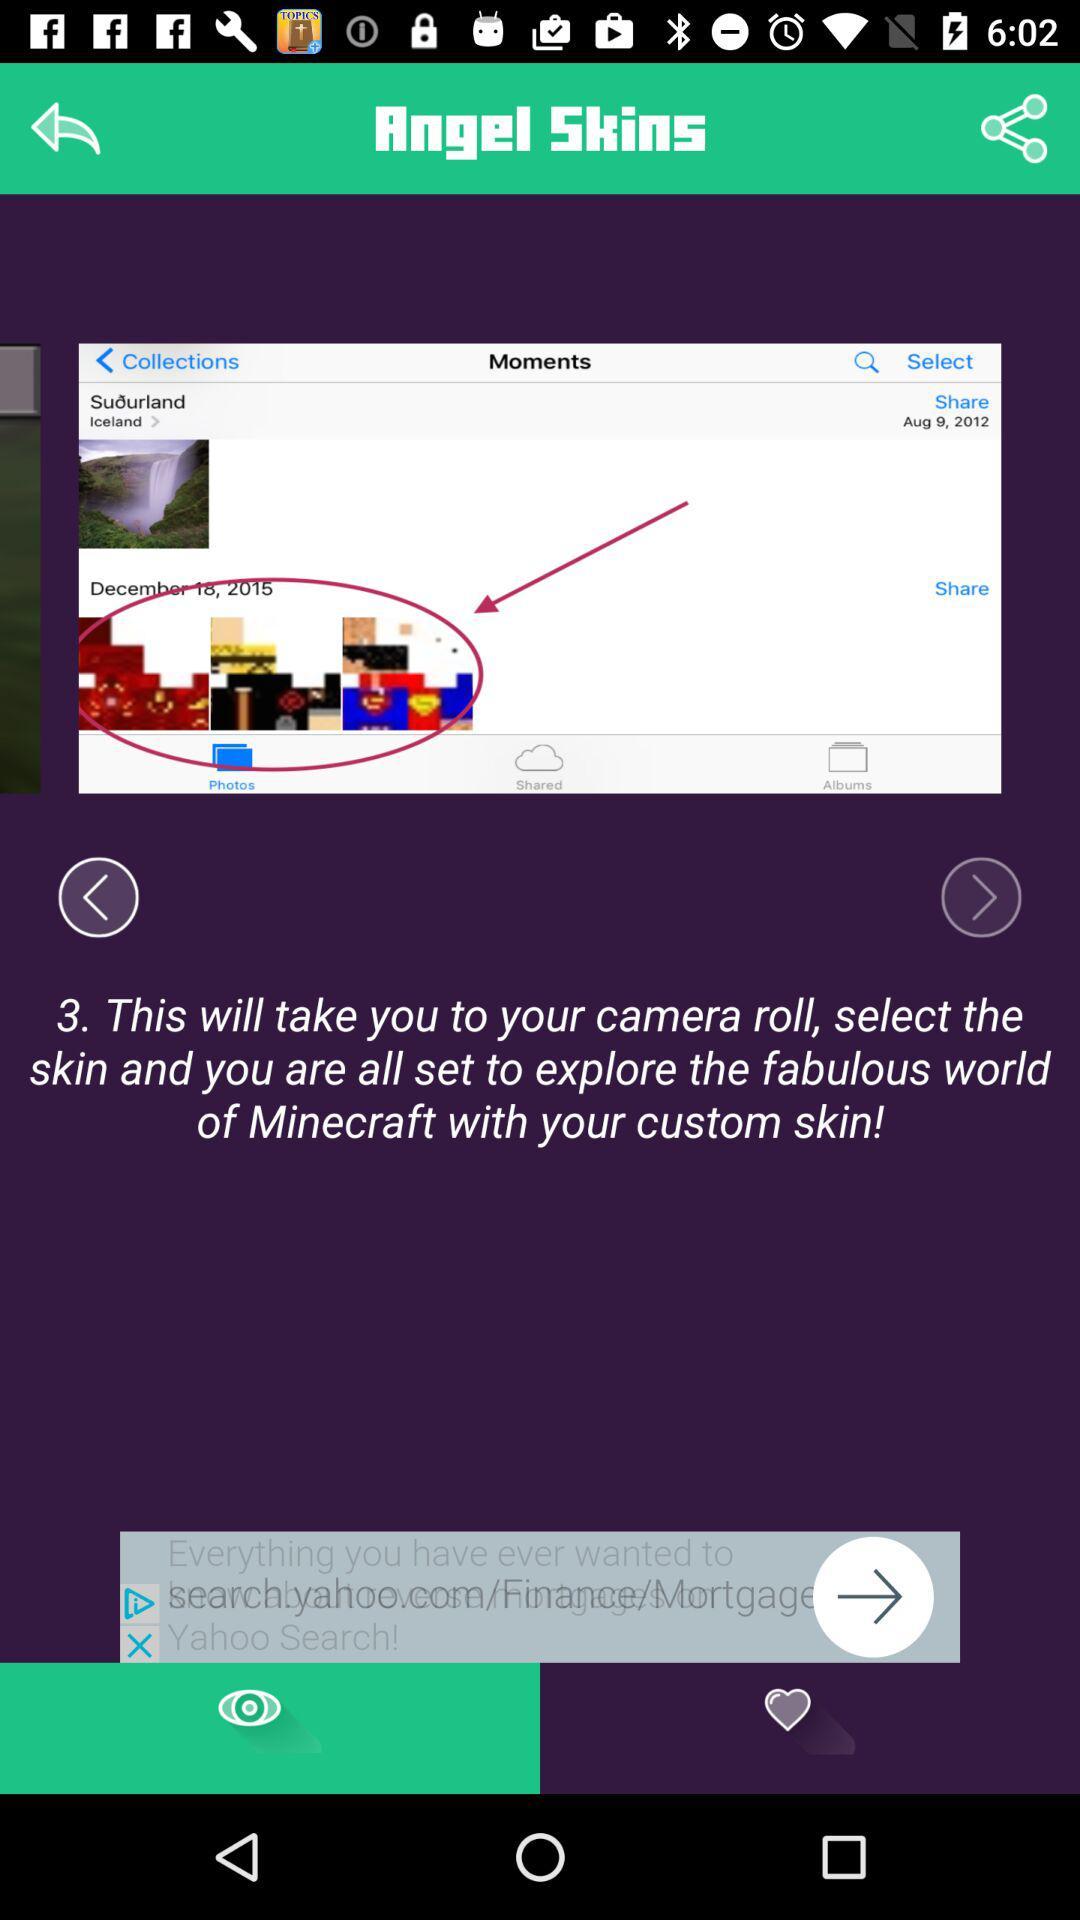 The width and height of the screenshot is (1080, 1920). Describe the element at coordinates (1014, 127) in the screenshot. I see `share settings` at that location.